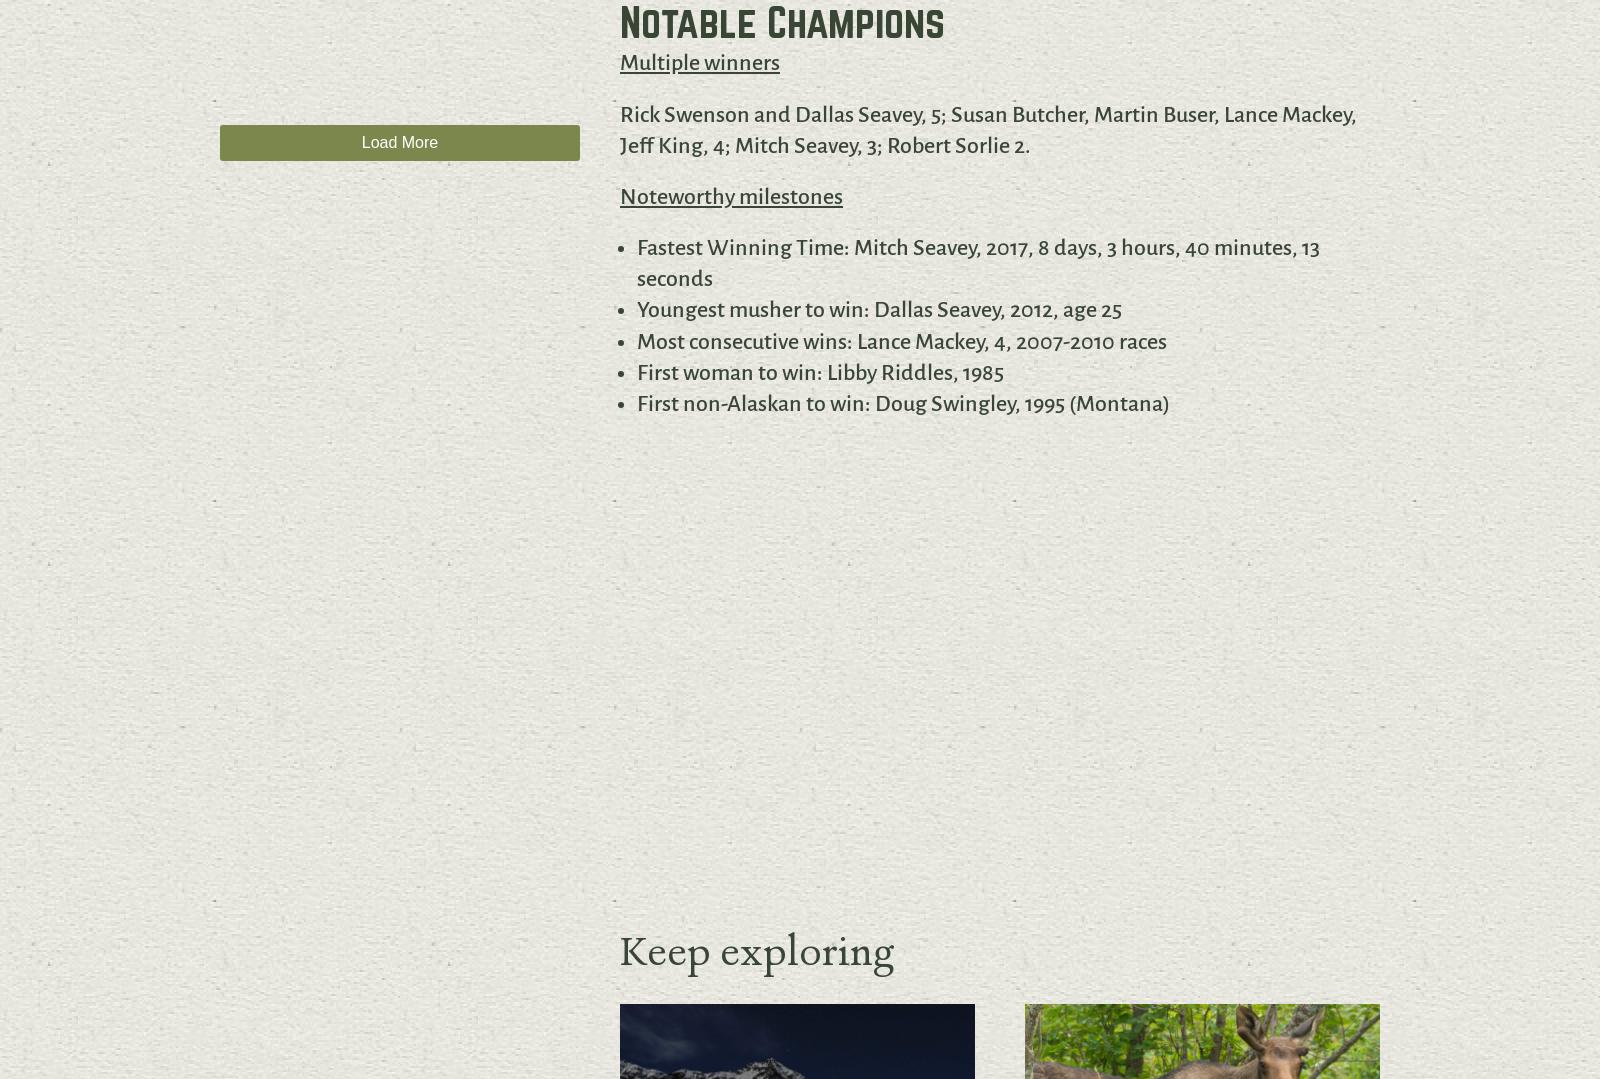  Describe the element at coordinates (699, 62) in the screenshot. I see `'Multiple winners'` at that location.